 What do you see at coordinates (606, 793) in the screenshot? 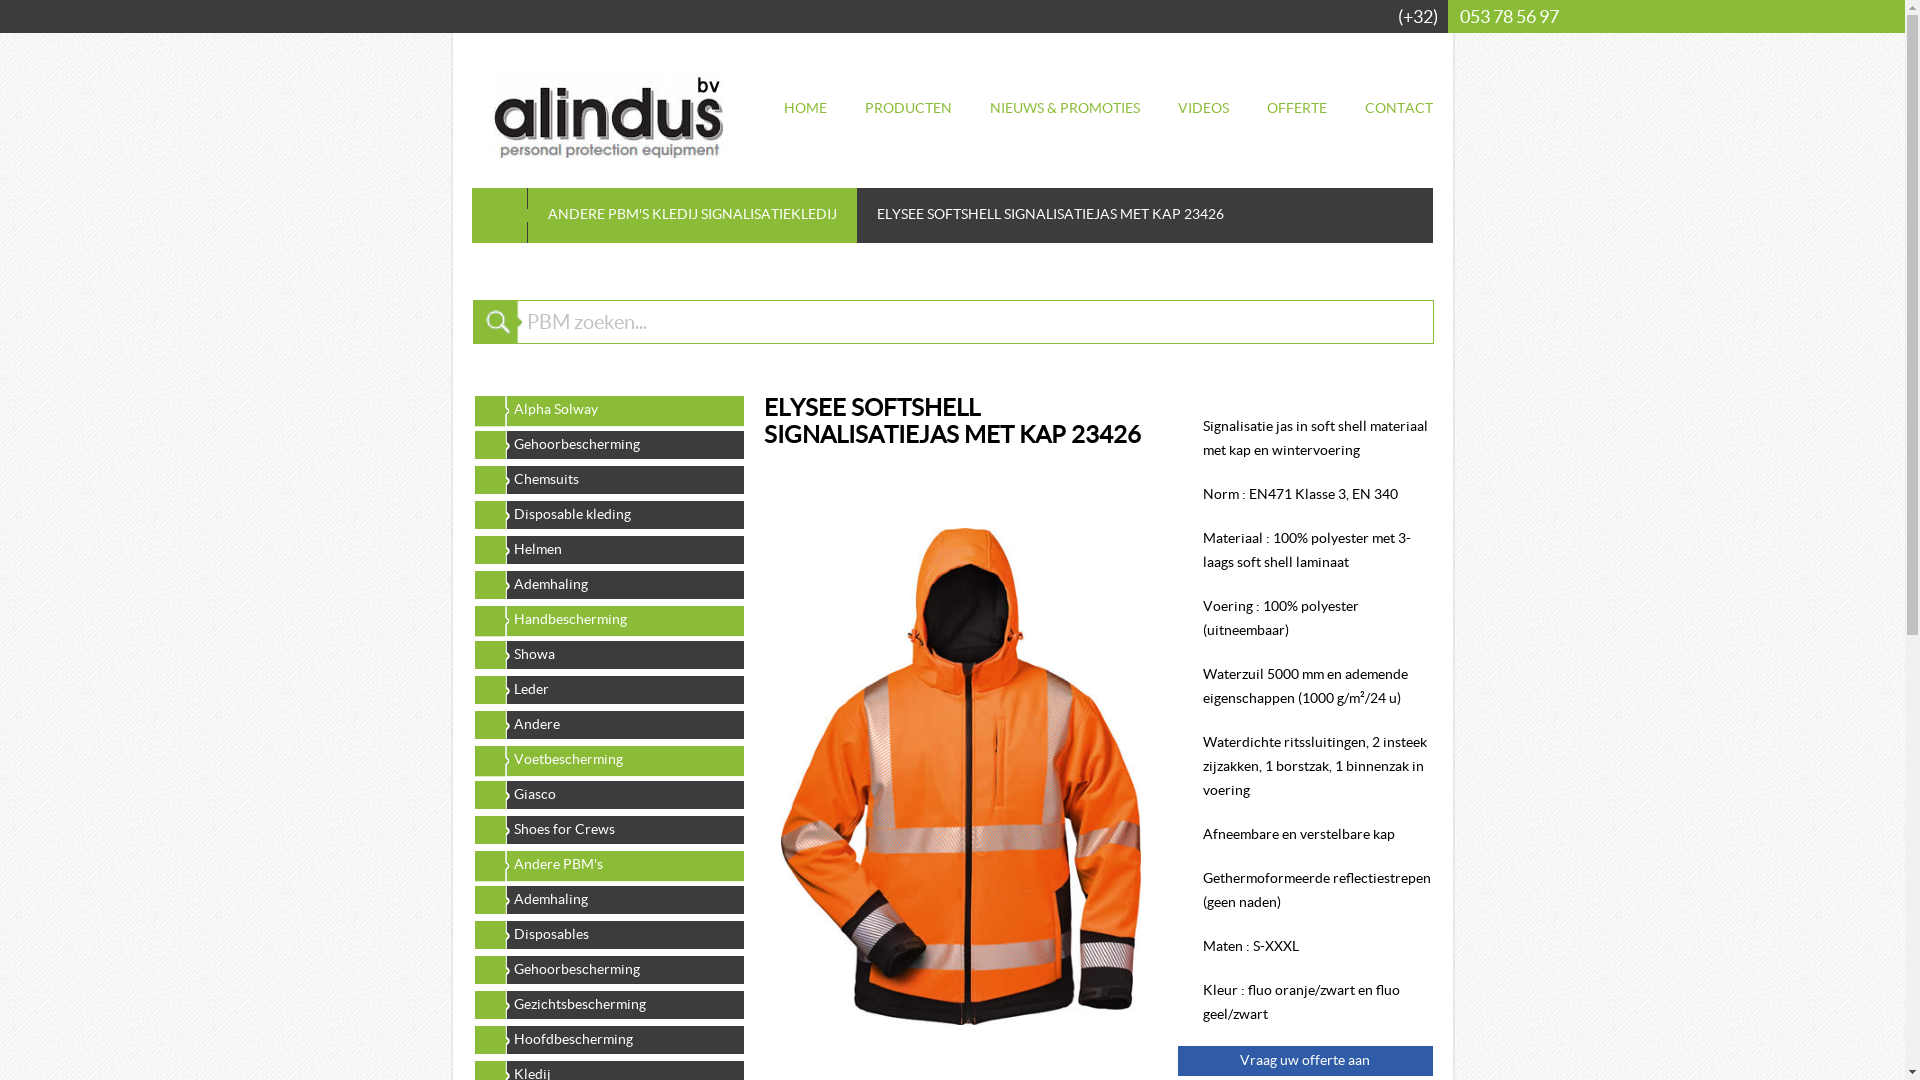
I see `'Giasco'` at bounding box center [606, 793].